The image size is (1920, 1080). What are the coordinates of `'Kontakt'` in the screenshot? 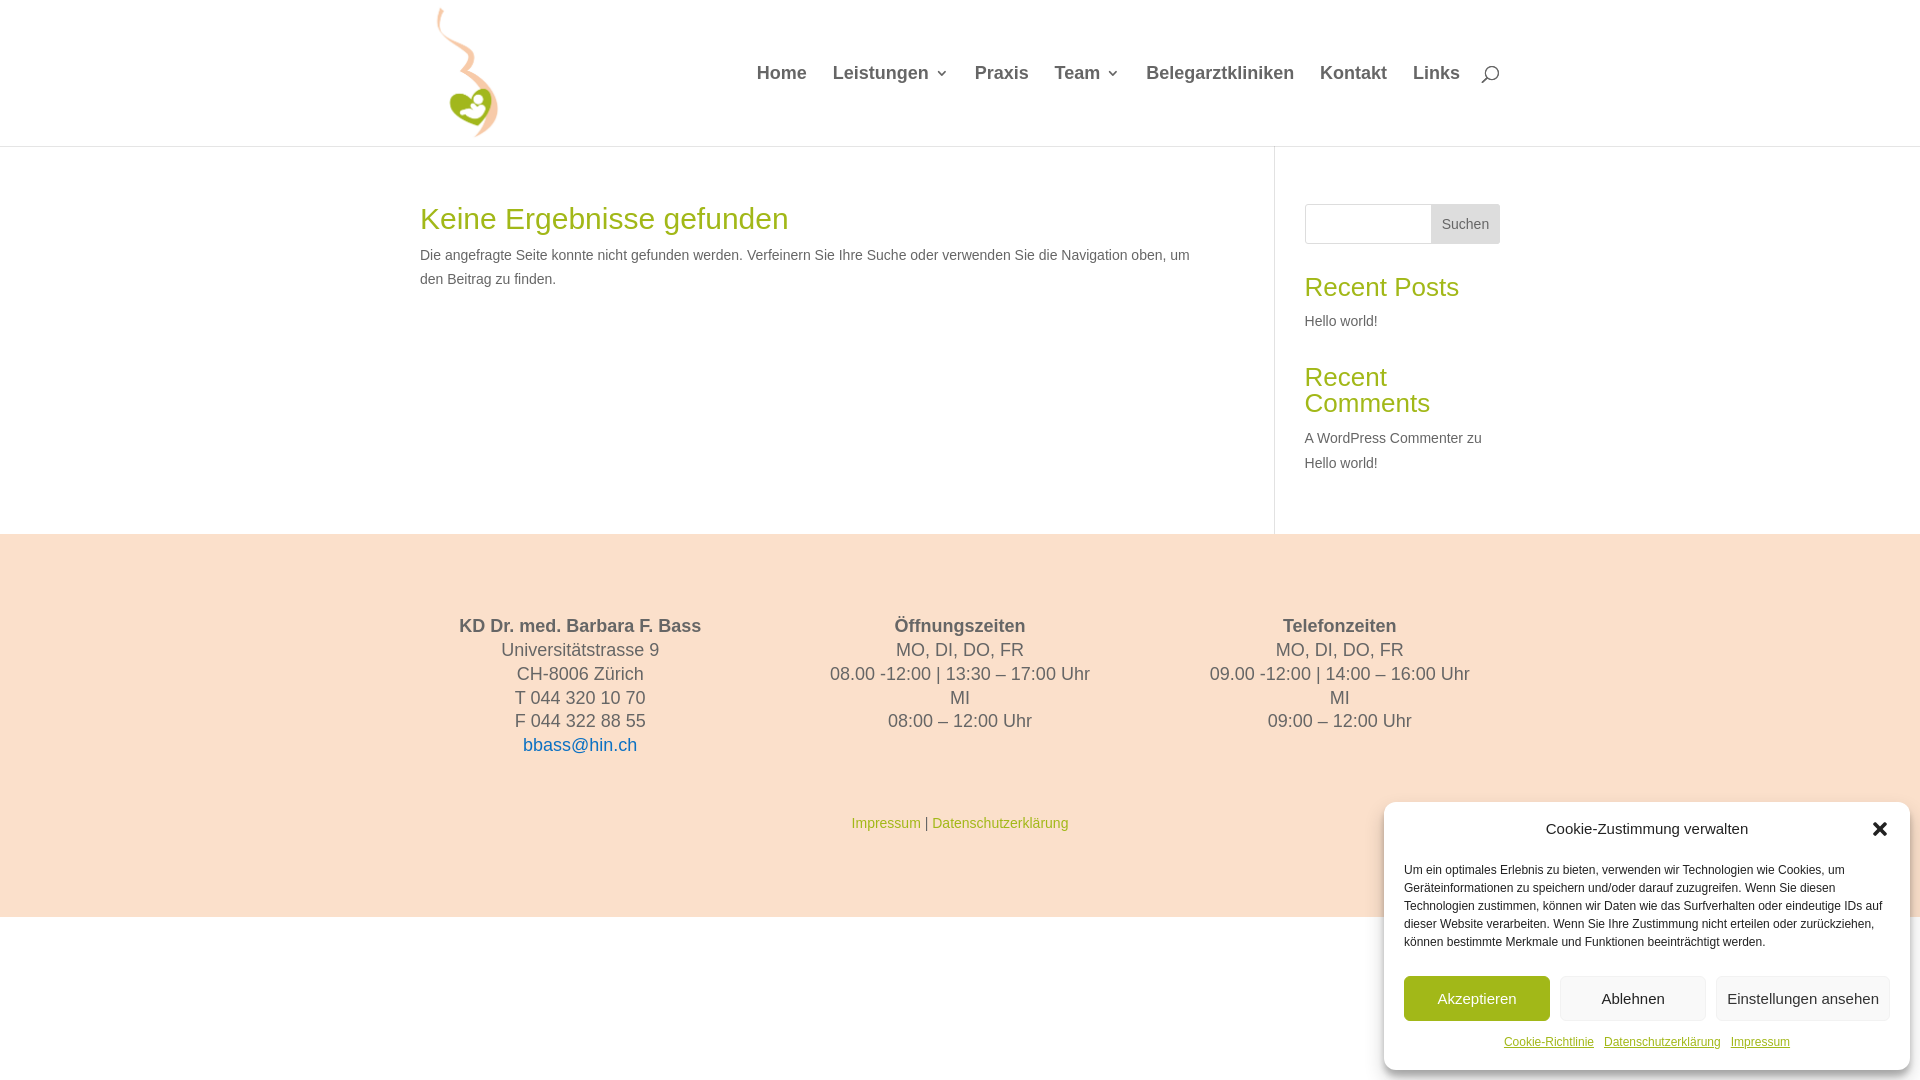 It's located at (1353, 105).